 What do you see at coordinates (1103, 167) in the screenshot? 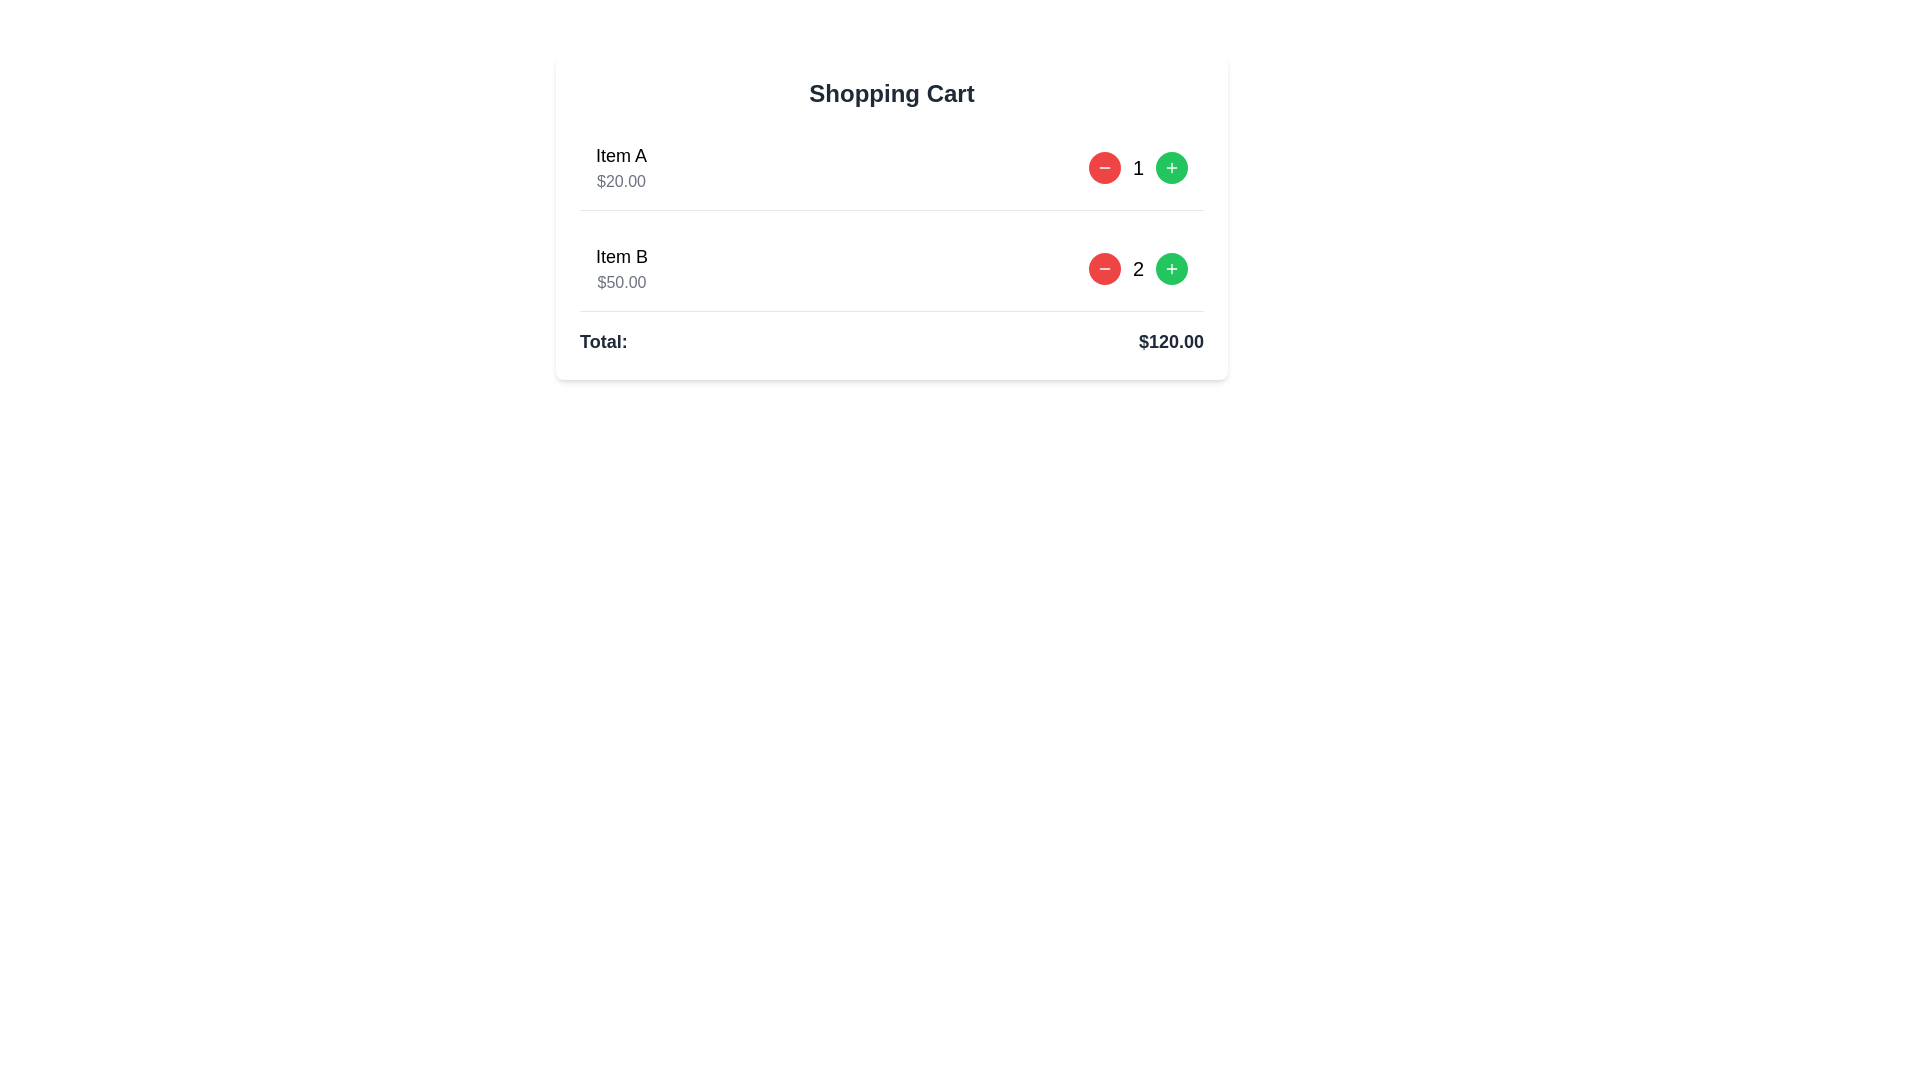
I see `the button to decrease the quantity of 'Item A' in the shopping cart, located beside the quantity indicator of the first list item` at bounding box center [1103, 167].